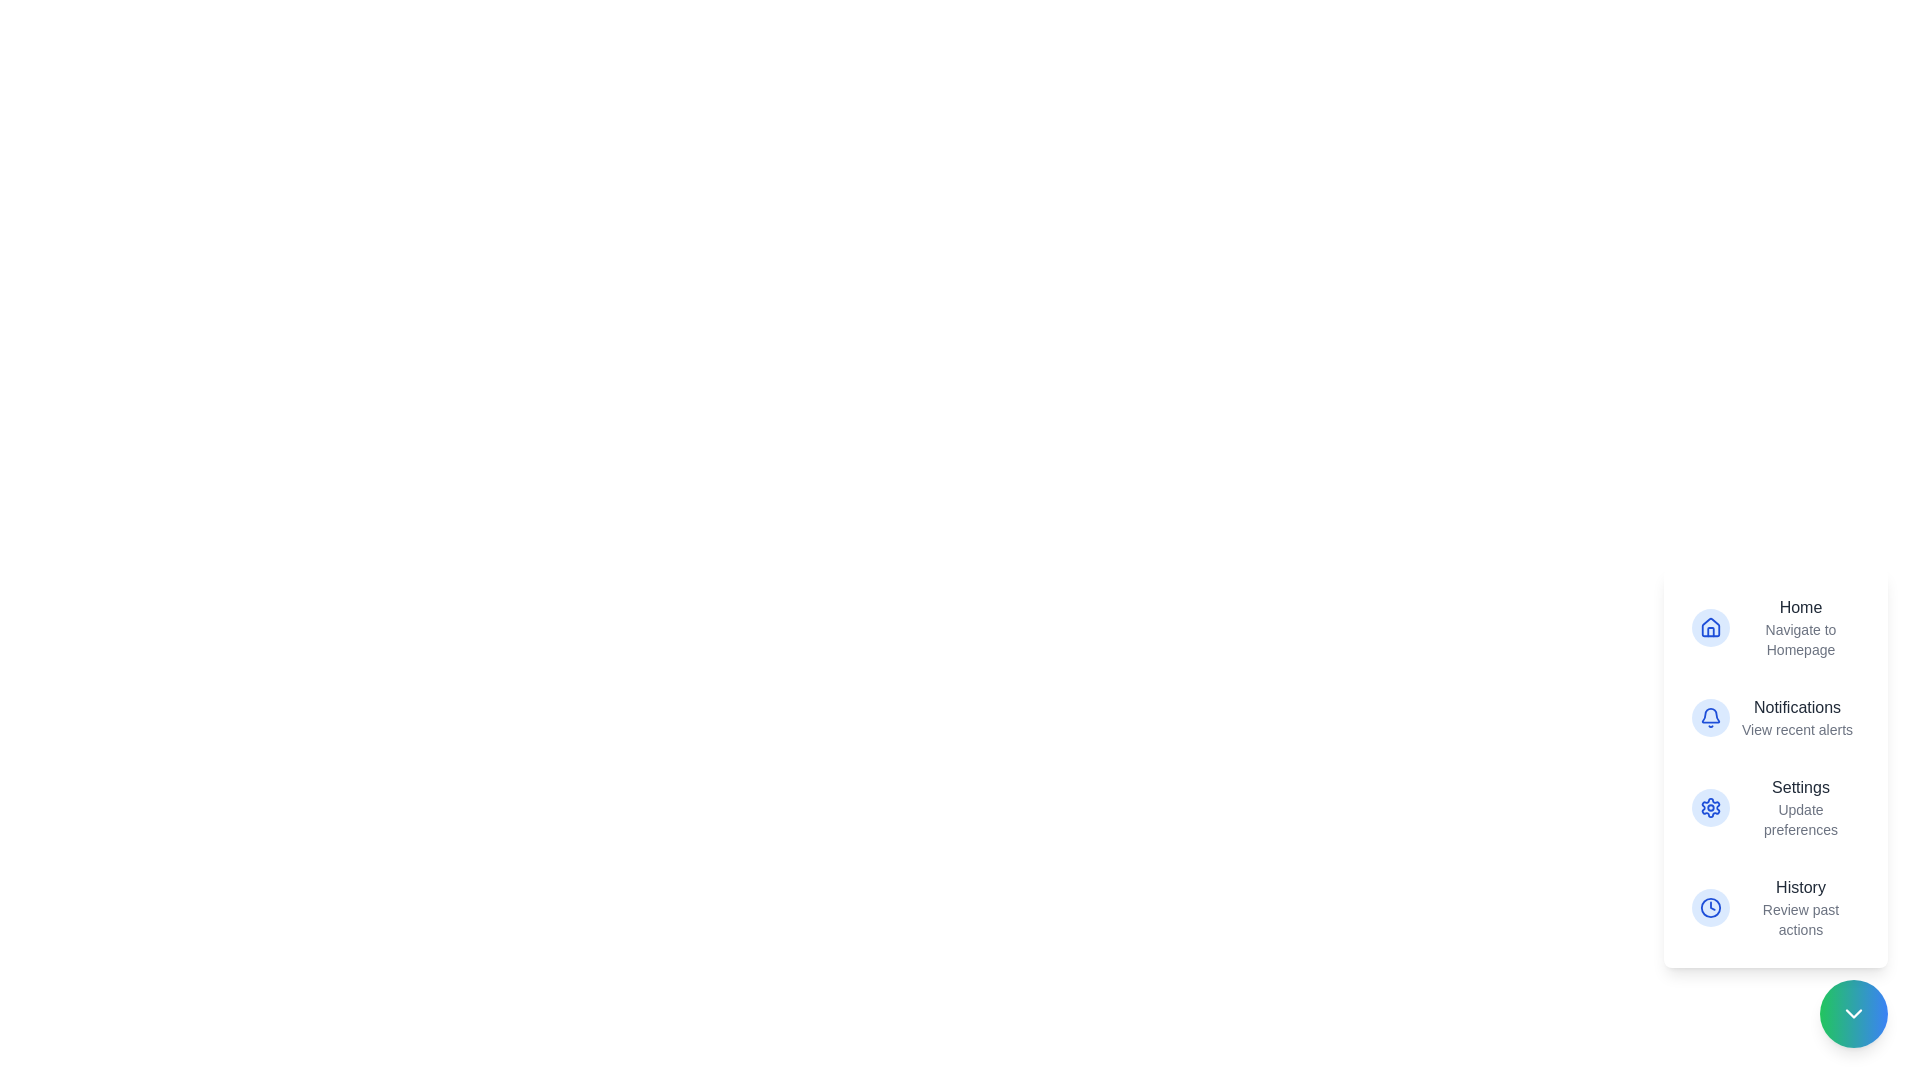  What do you see at coordinates (1776, 627) in the screenshot?
I see `the action item corresponding to Home` at bounding box center [1776, 627].